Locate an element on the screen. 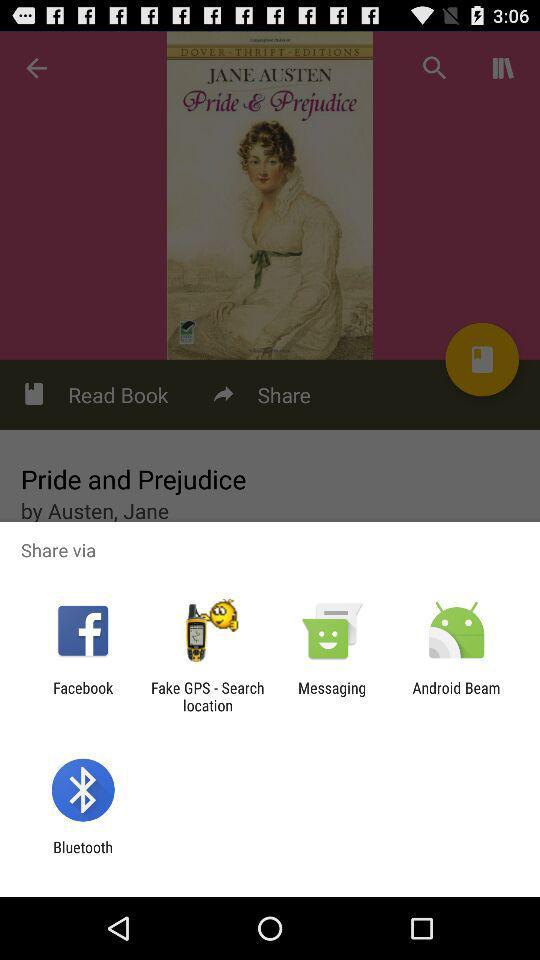 The height and width of the screenshot is (960, 540). icon to the right of the messaging is located at coordinates (456, 696).